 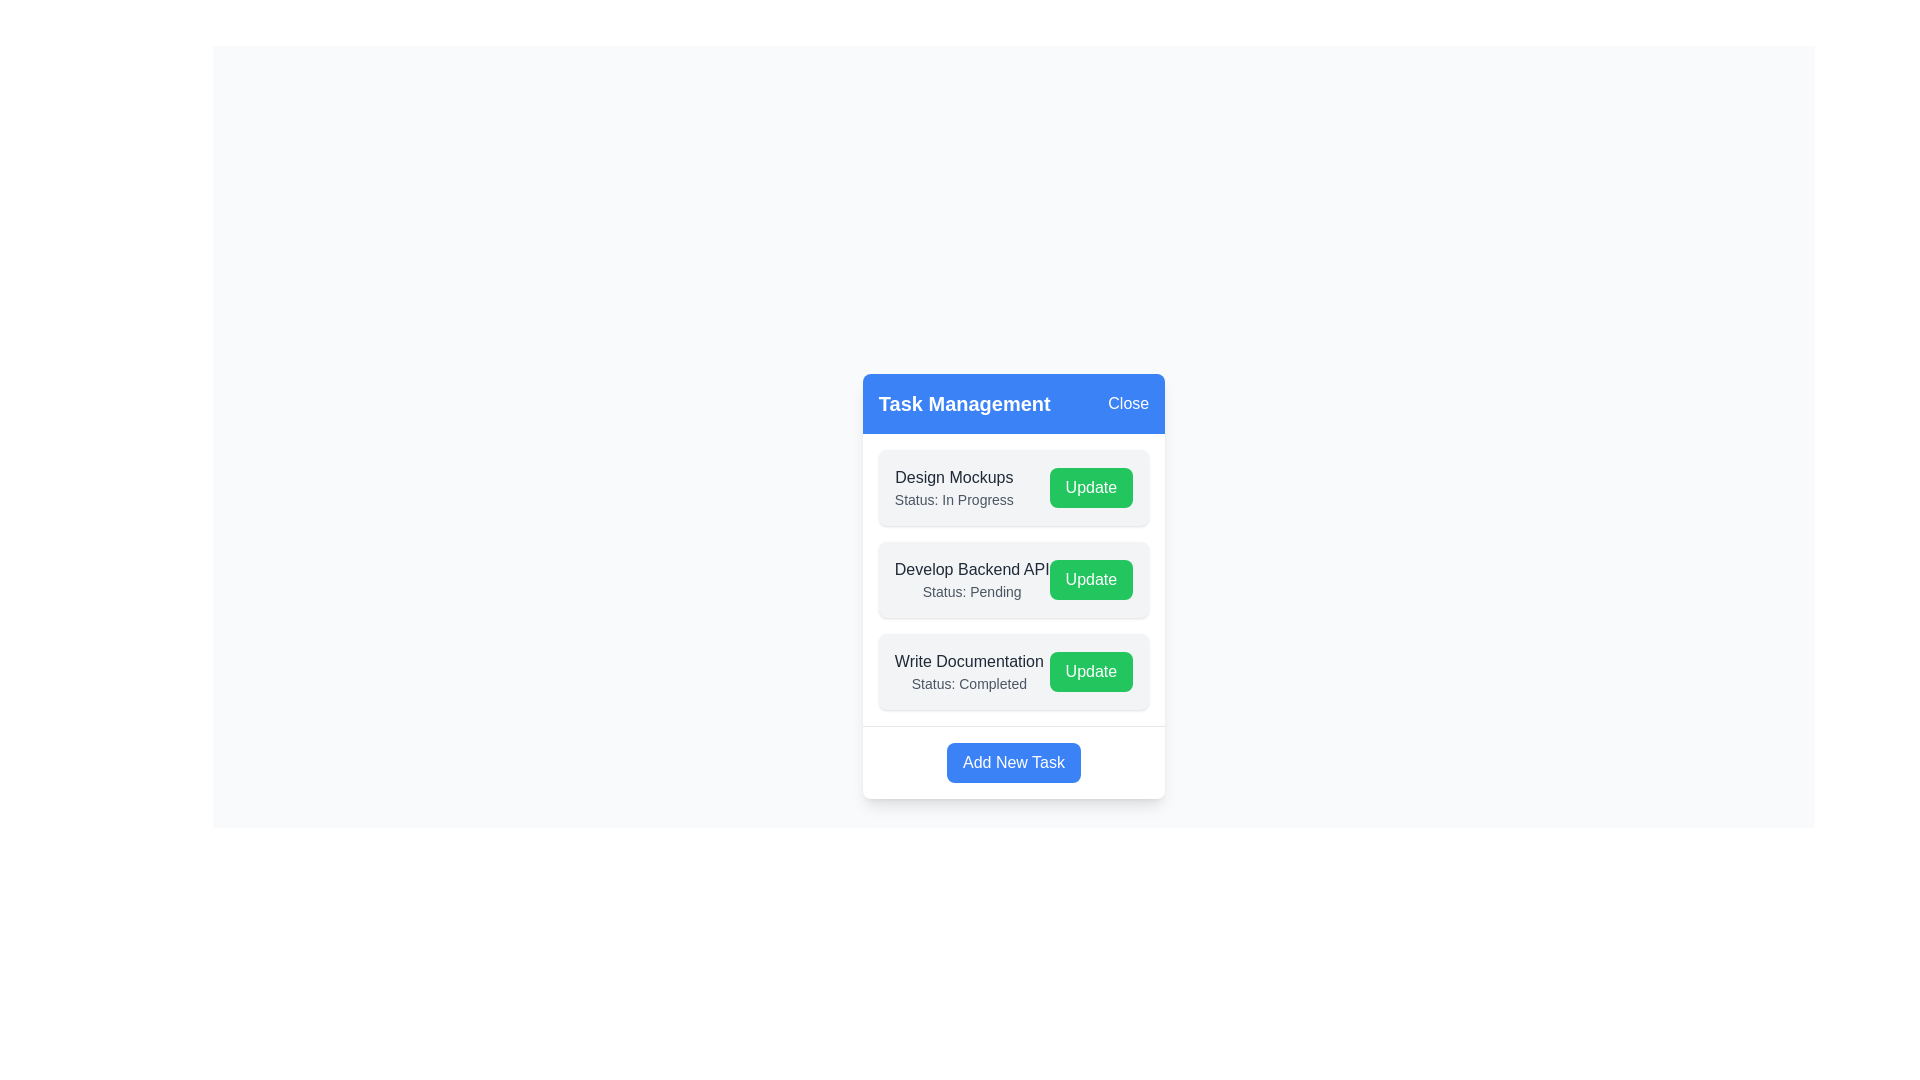 What do you see at coordinates (1090, 671) in the screenshot?
I see `'Update' button for the task 'Write Documentation'` at bounding box center [1090, 671].